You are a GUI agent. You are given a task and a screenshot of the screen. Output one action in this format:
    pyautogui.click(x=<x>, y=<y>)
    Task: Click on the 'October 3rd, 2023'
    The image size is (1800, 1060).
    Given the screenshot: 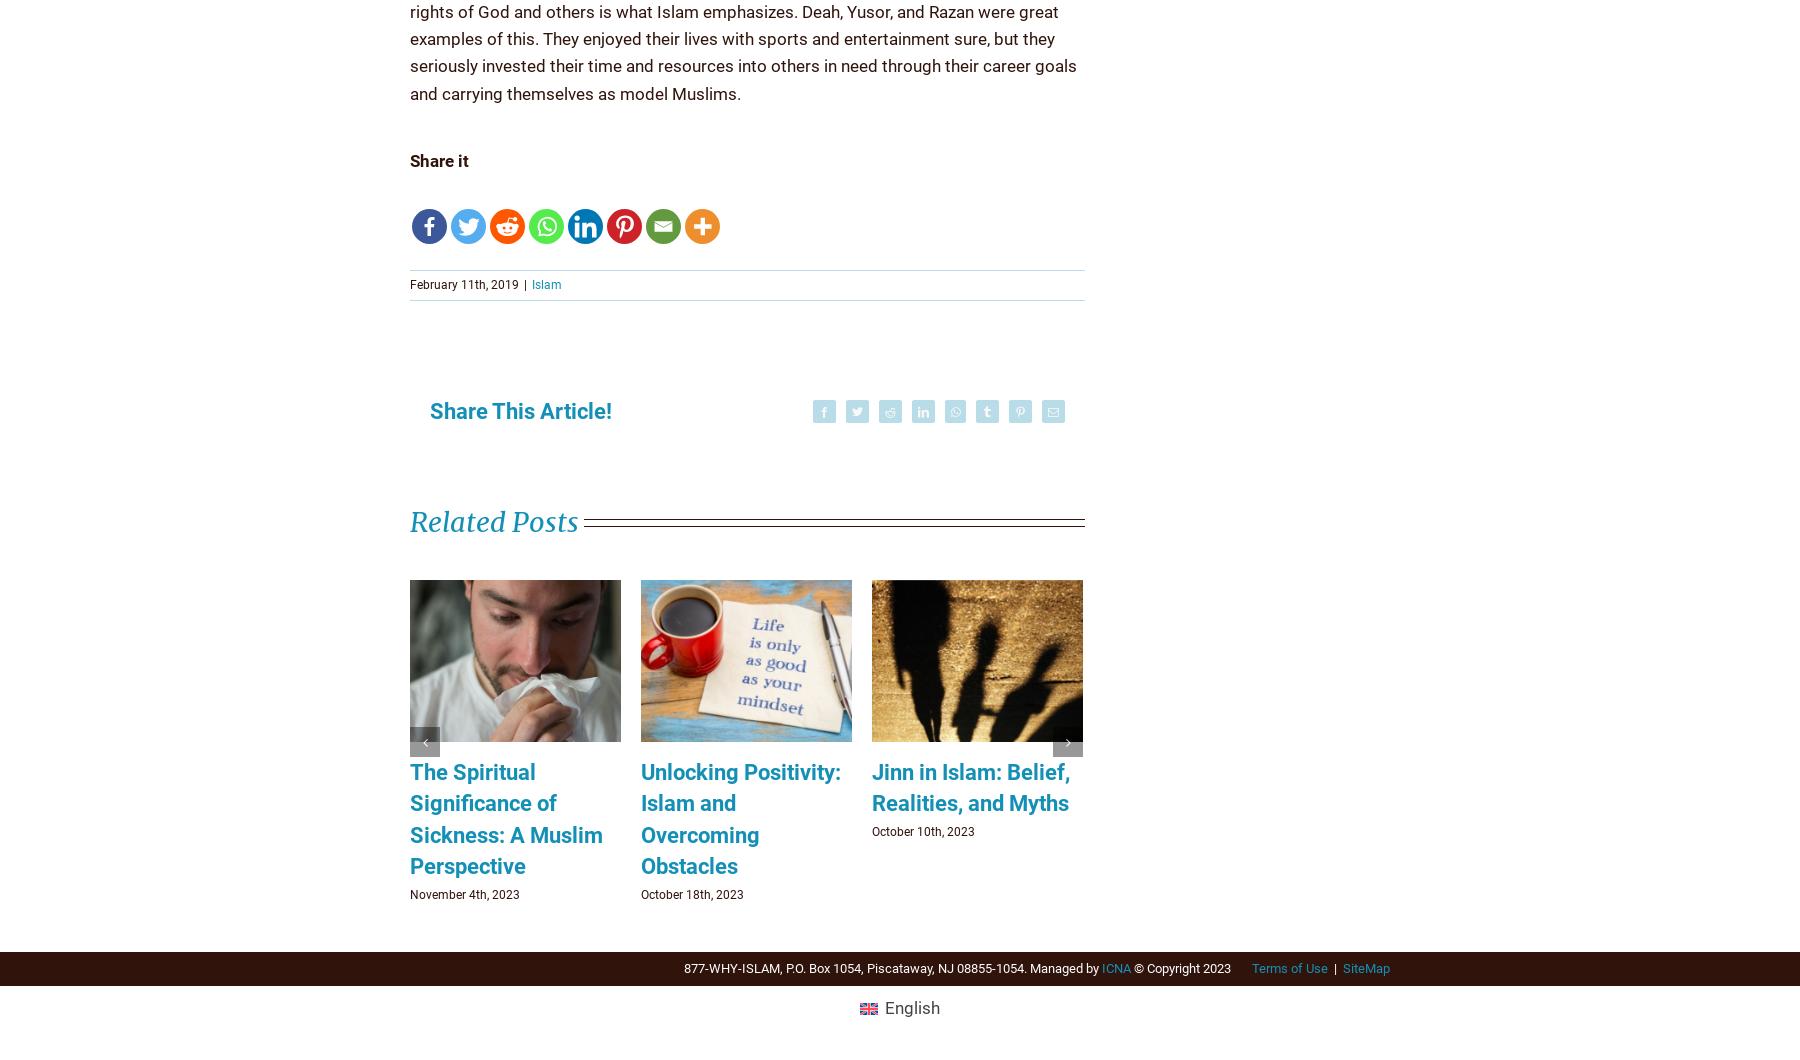 What is the action you would take?
    pyautogui.click(x=456, y=894)
    